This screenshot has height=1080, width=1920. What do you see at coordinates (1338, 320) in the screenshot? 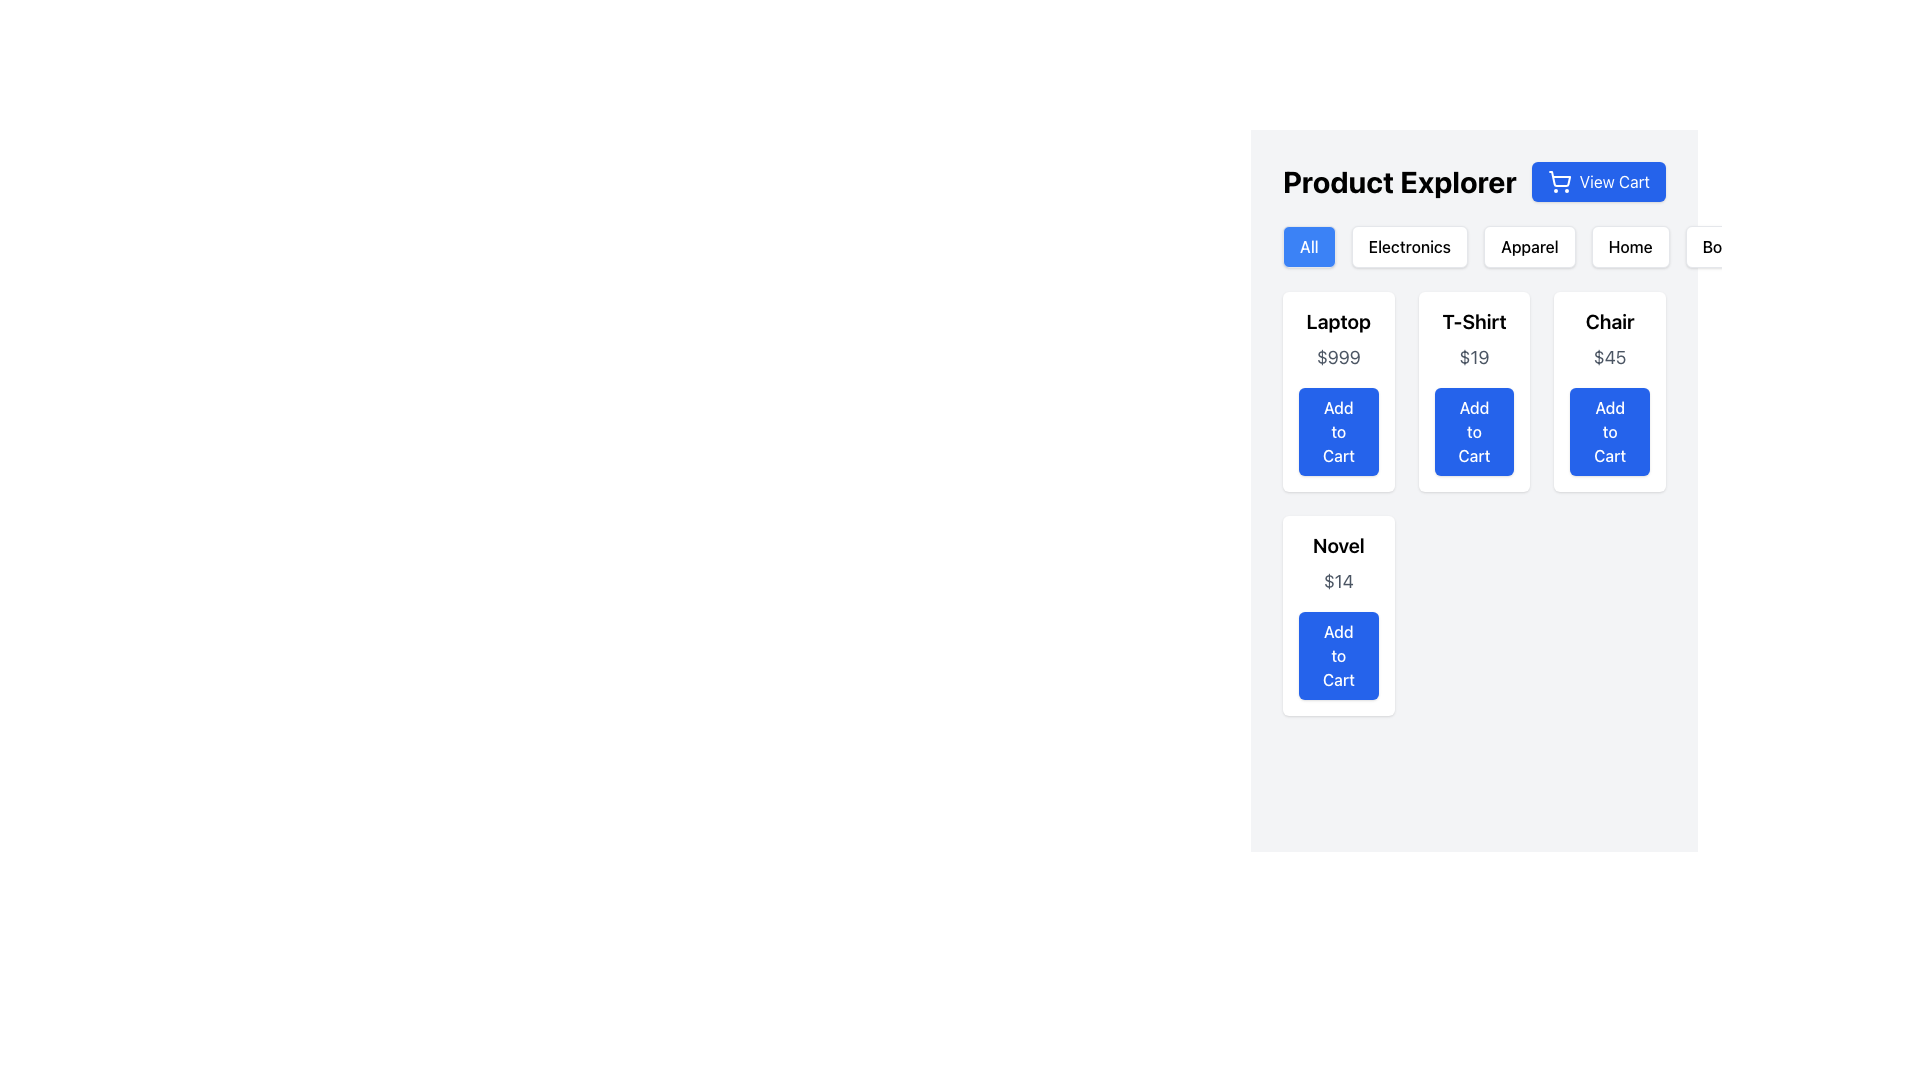
I see `the Text Label that displays the product name, which is located above the price and 'Add to Cart' button within the product display grid` at bounding box center [1338, 320].